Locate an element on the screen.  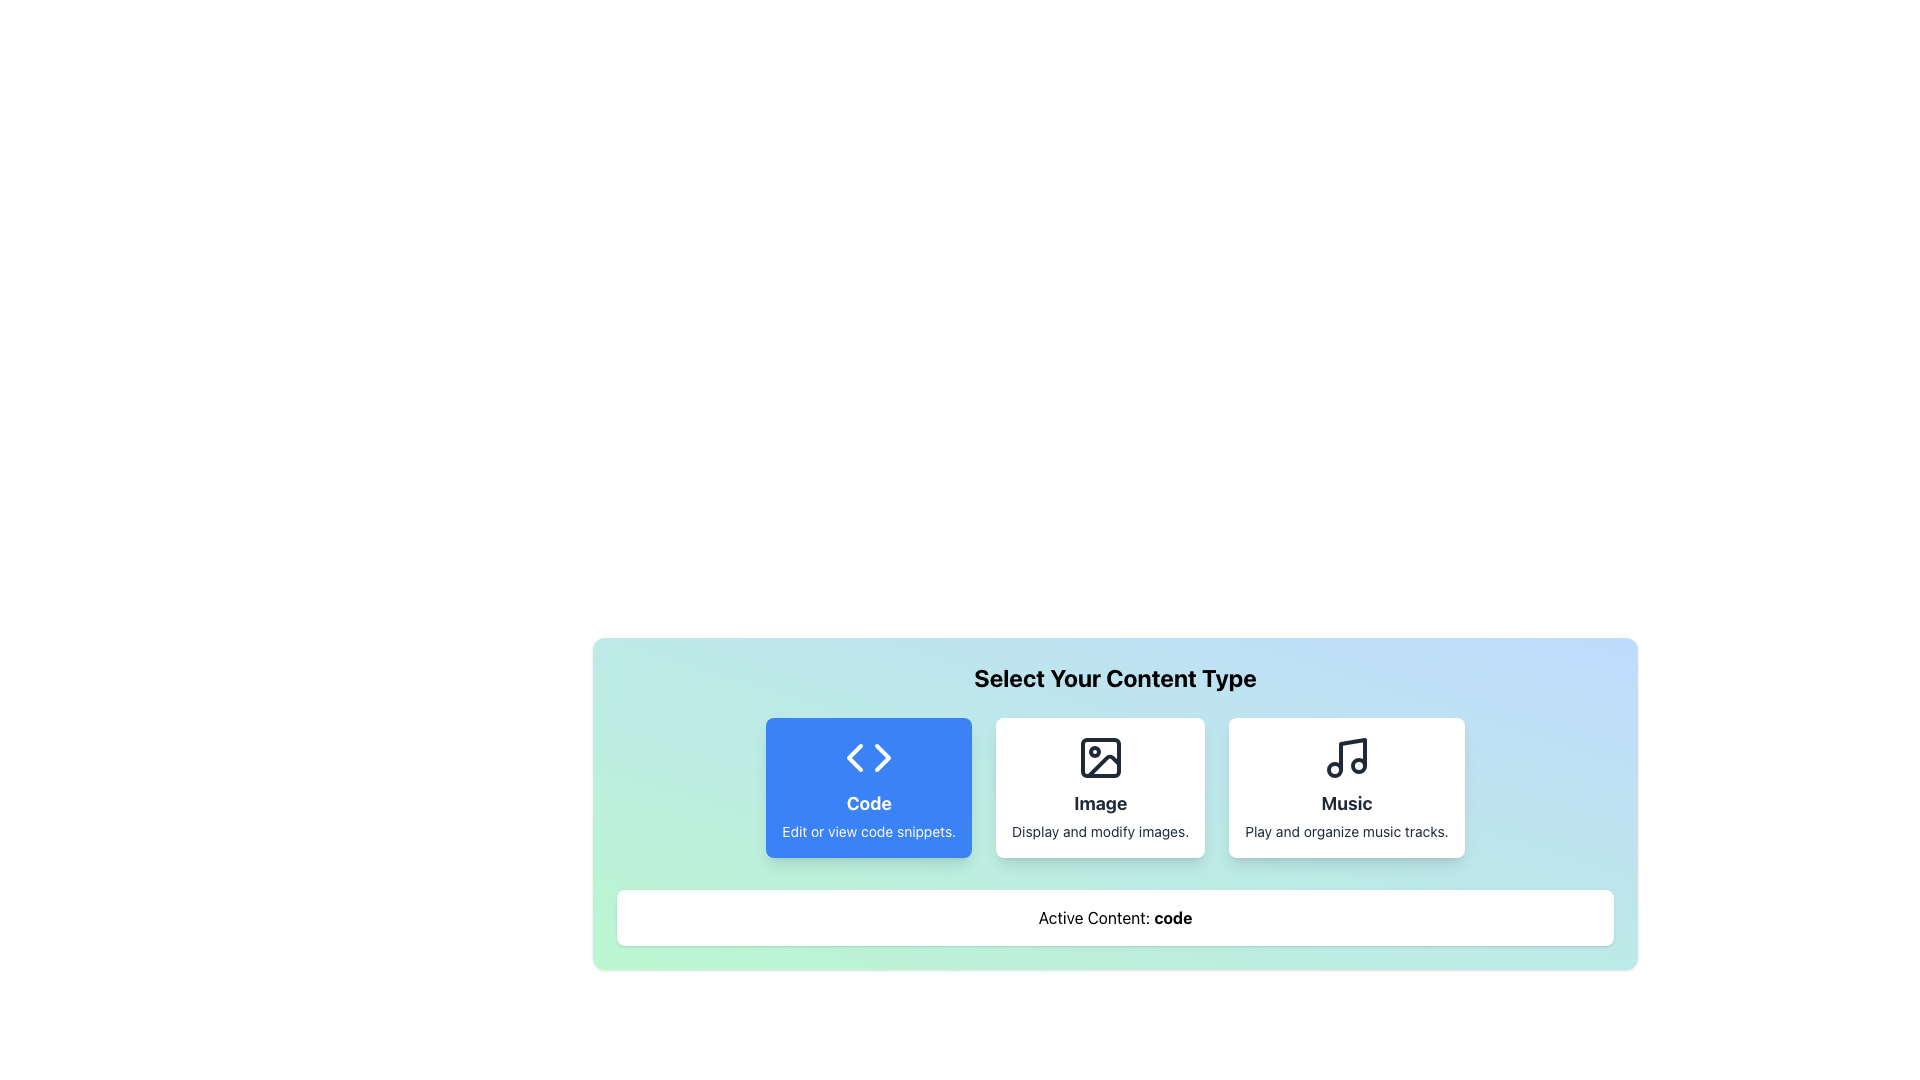
the leftward-pointing triangular arrow shape within the blue button labeled 'Code', which is part of a code-like SVG icon is located at coordinates (855, 758).